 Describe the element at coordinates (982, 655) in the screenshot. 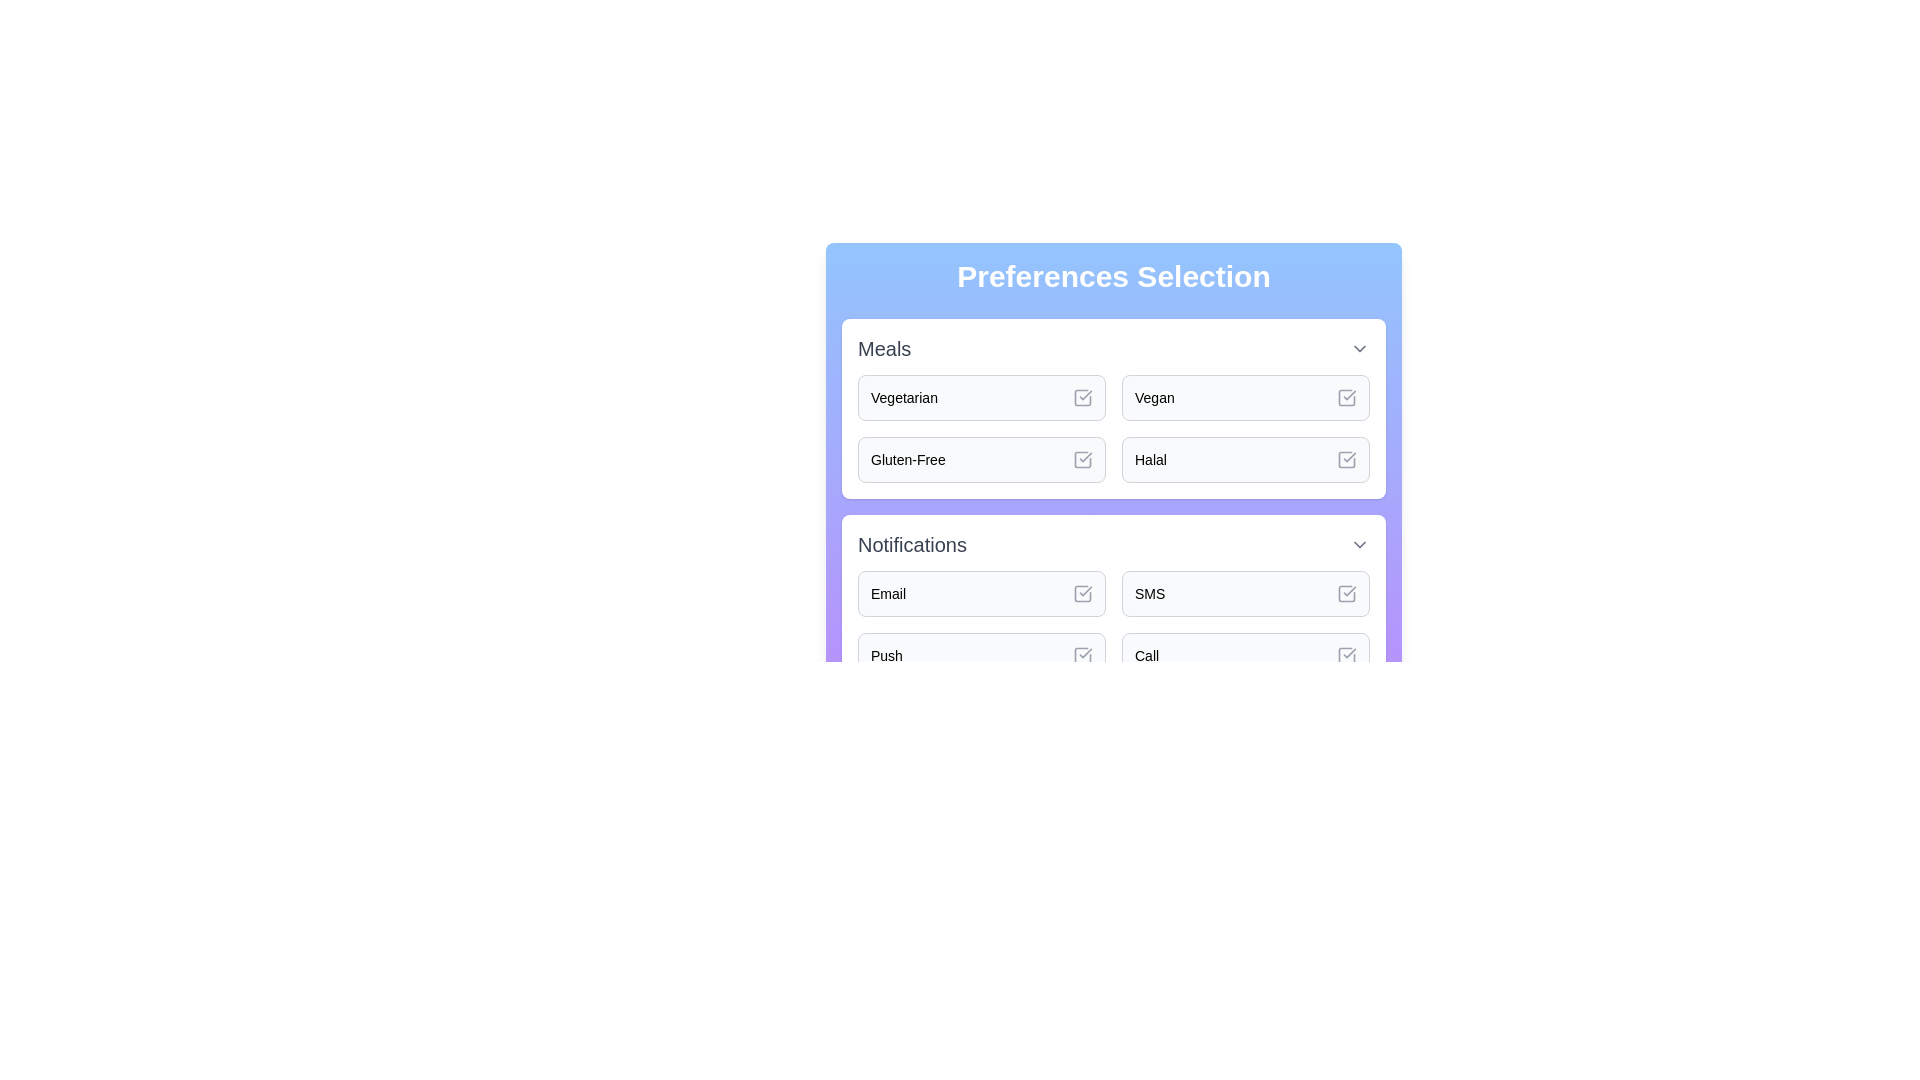

I see `the 'Push' notification preference button located in the lower-left part of the 'Notifications' section, directly under the 'Email' and 'SMS' buttons, and adjacent to the 'Call' button on its right` at that location.